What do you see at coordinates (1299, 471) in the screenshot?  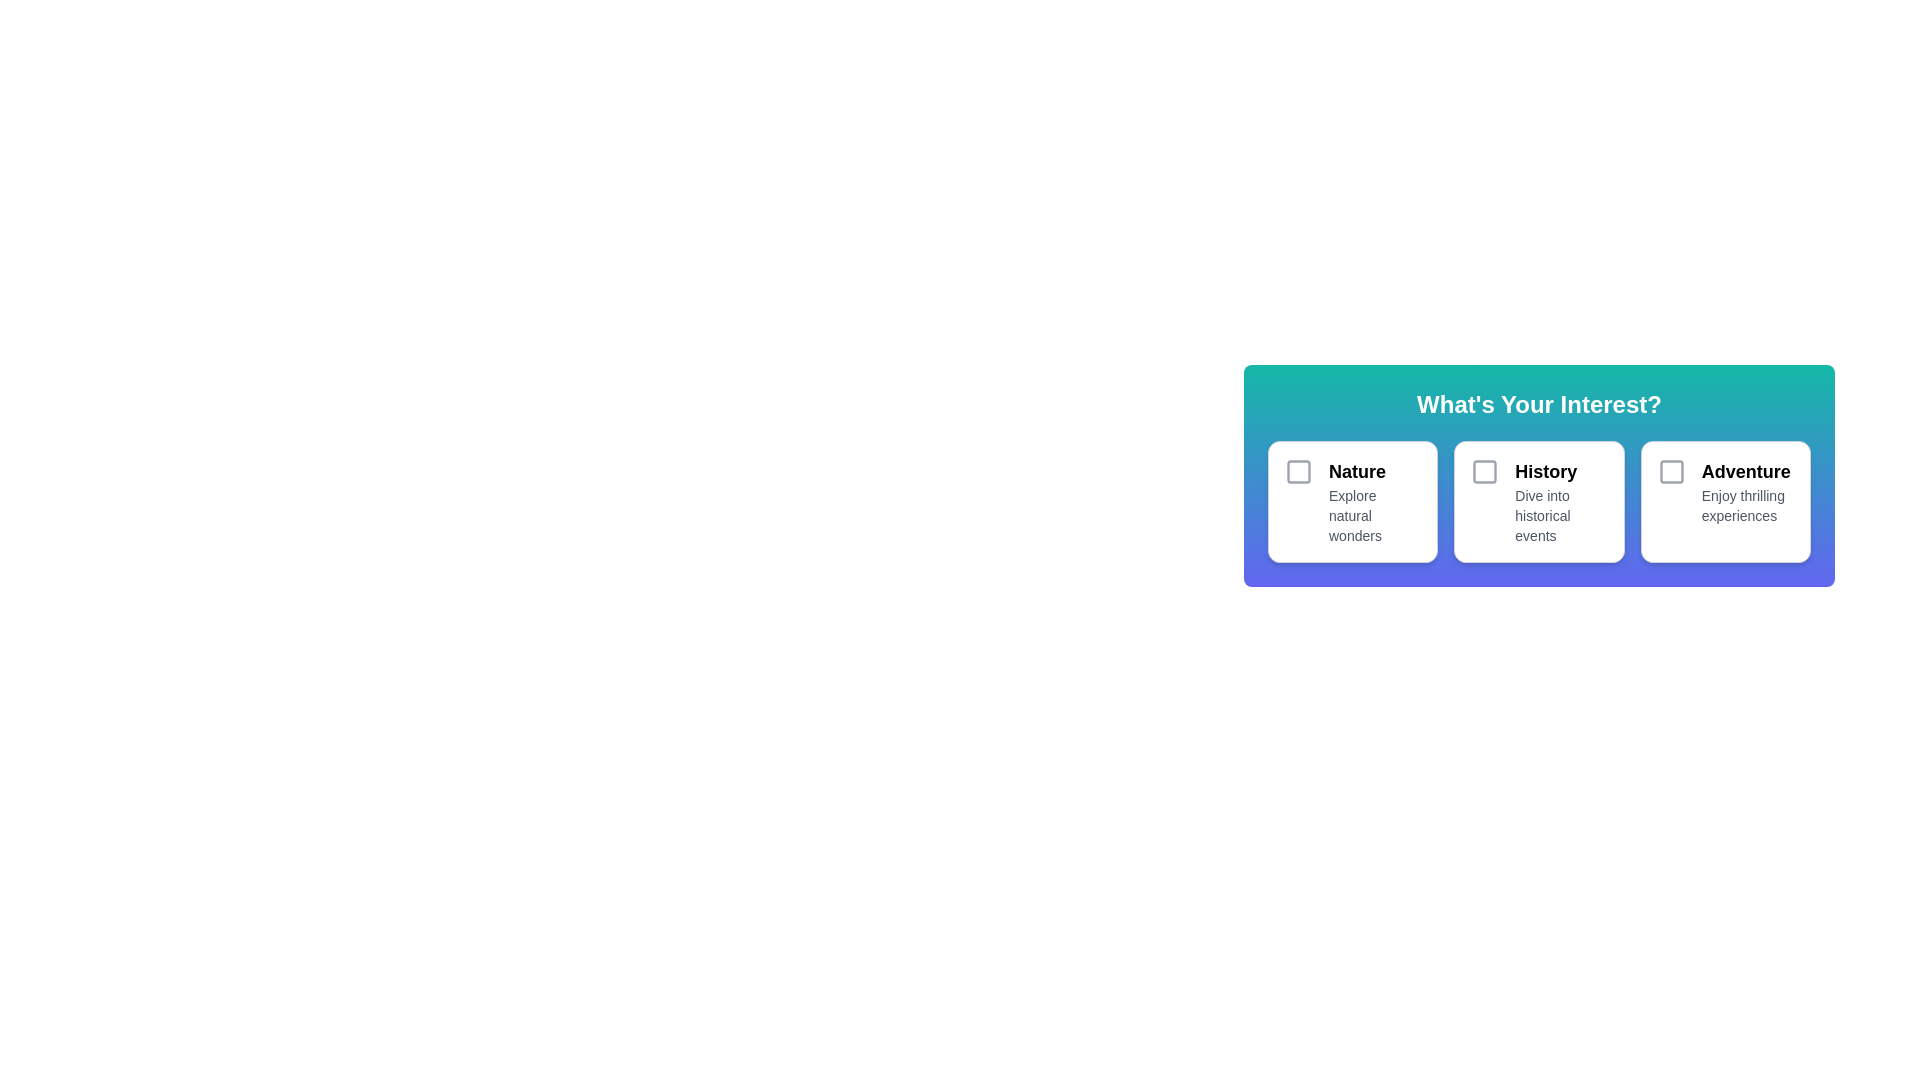 I see `the checkbox located at the top-left corner of the 'Nature' card within the 'What’s Your Interest?' section` at bounding box center [1299, 471].